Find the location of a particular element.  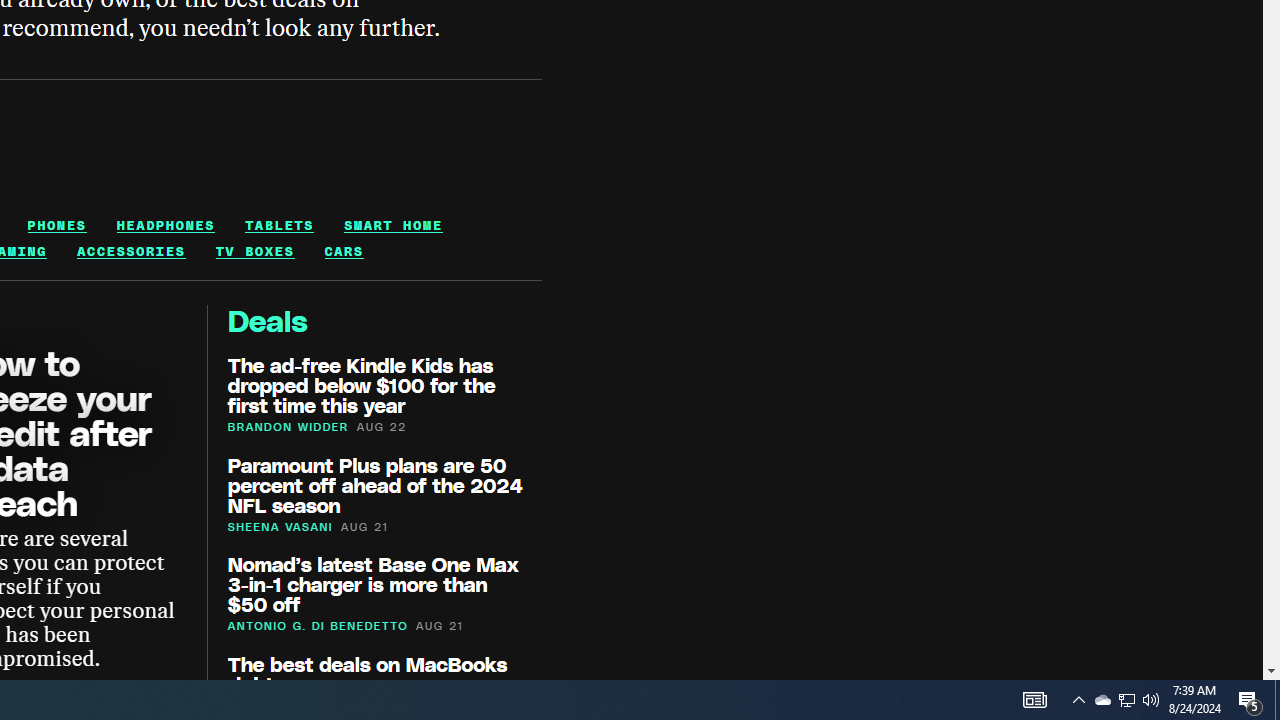

'TV BOXES' is located at coordinates (253, 250).